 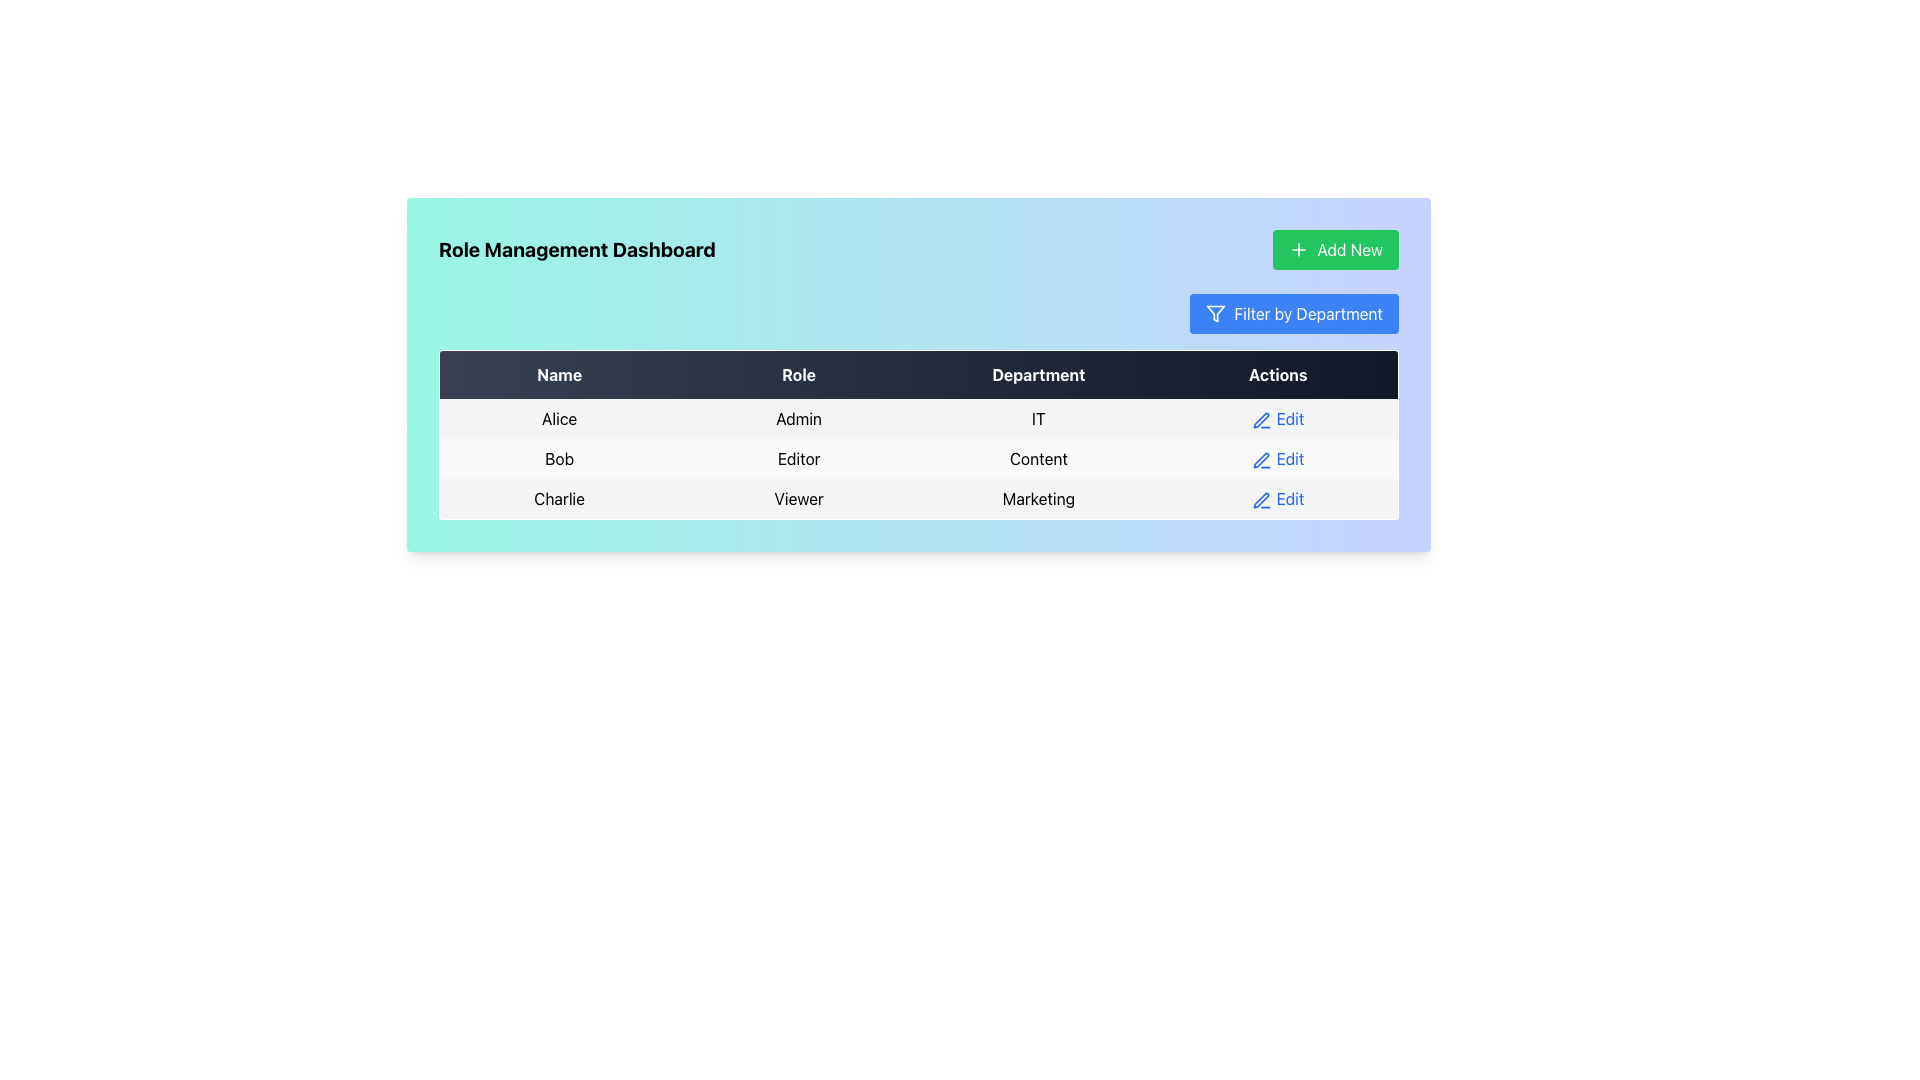 What do you see at coordinates (1277, 459) in the screenshot?
I see `the blue 'Edit' hyperlink with a pen icon located in the 'Actions' column of the table, specifically the second link below the 'IT' department row` at bounding box center [1277, 459].